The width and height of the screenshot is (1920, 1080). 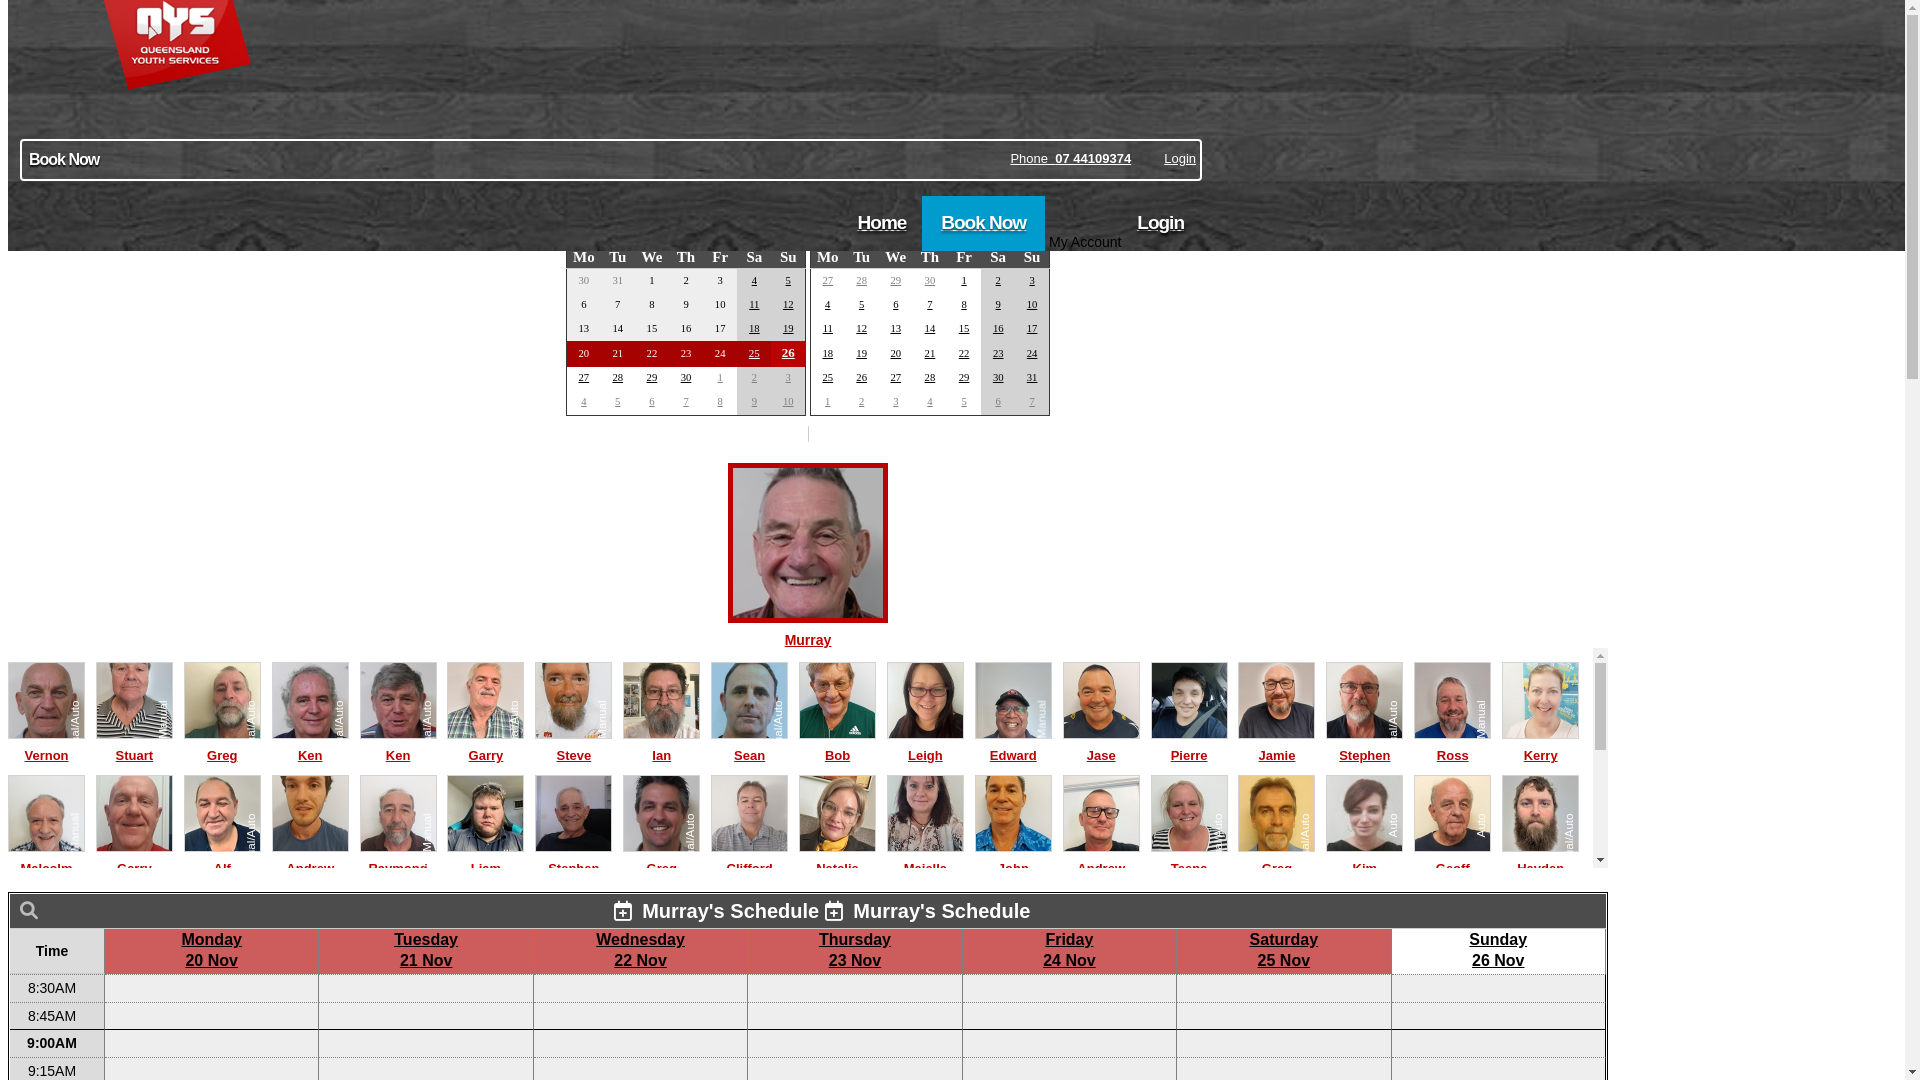 What do you see at coordinates (572, 745) in the screenshot?
I see `'Steve` at bounding box center [572, 745].